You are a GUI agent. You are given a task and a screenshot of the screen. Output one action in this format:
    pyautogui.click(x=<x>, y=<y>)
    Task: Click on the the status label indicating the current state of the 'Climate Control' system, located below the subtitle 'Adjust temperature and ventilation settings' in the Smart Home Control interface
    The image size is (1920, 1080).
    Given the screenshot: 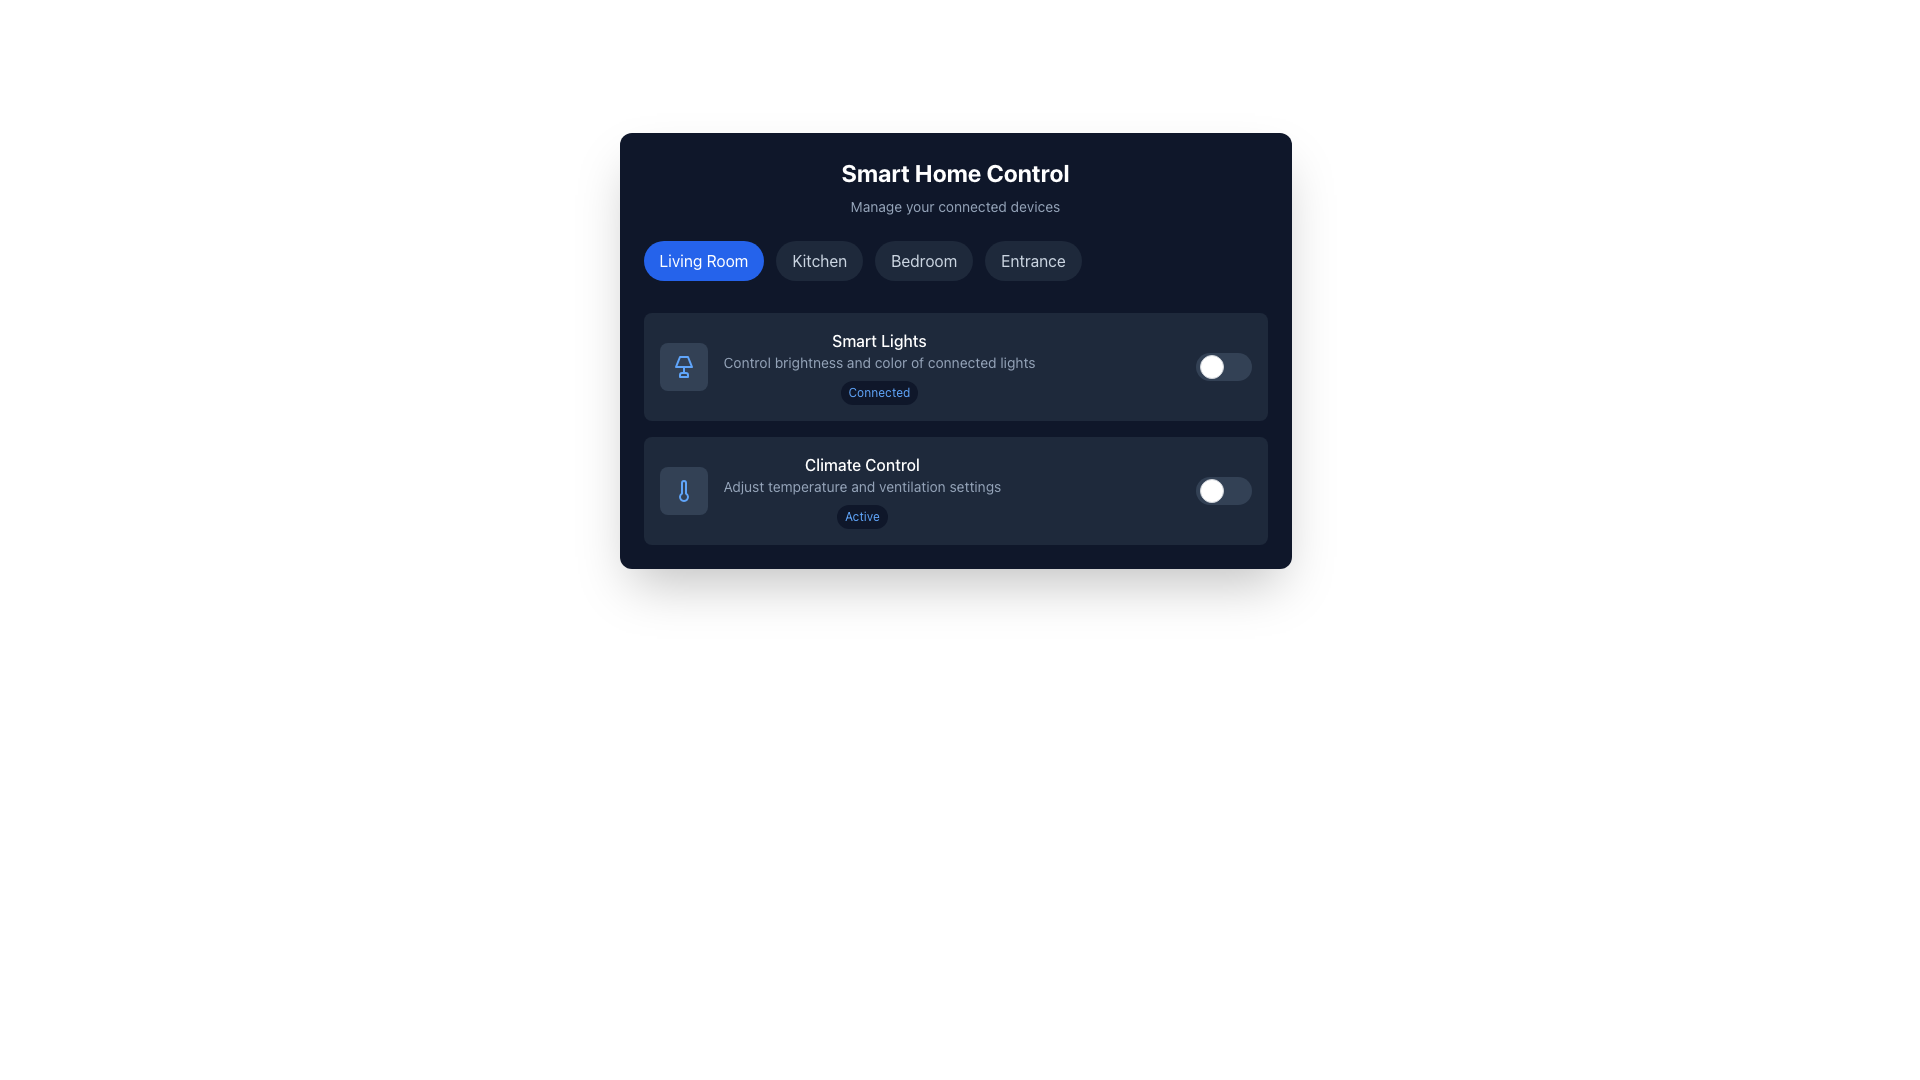 What is the action you would take?
    pyautogui.click(x=862, y=515)
    